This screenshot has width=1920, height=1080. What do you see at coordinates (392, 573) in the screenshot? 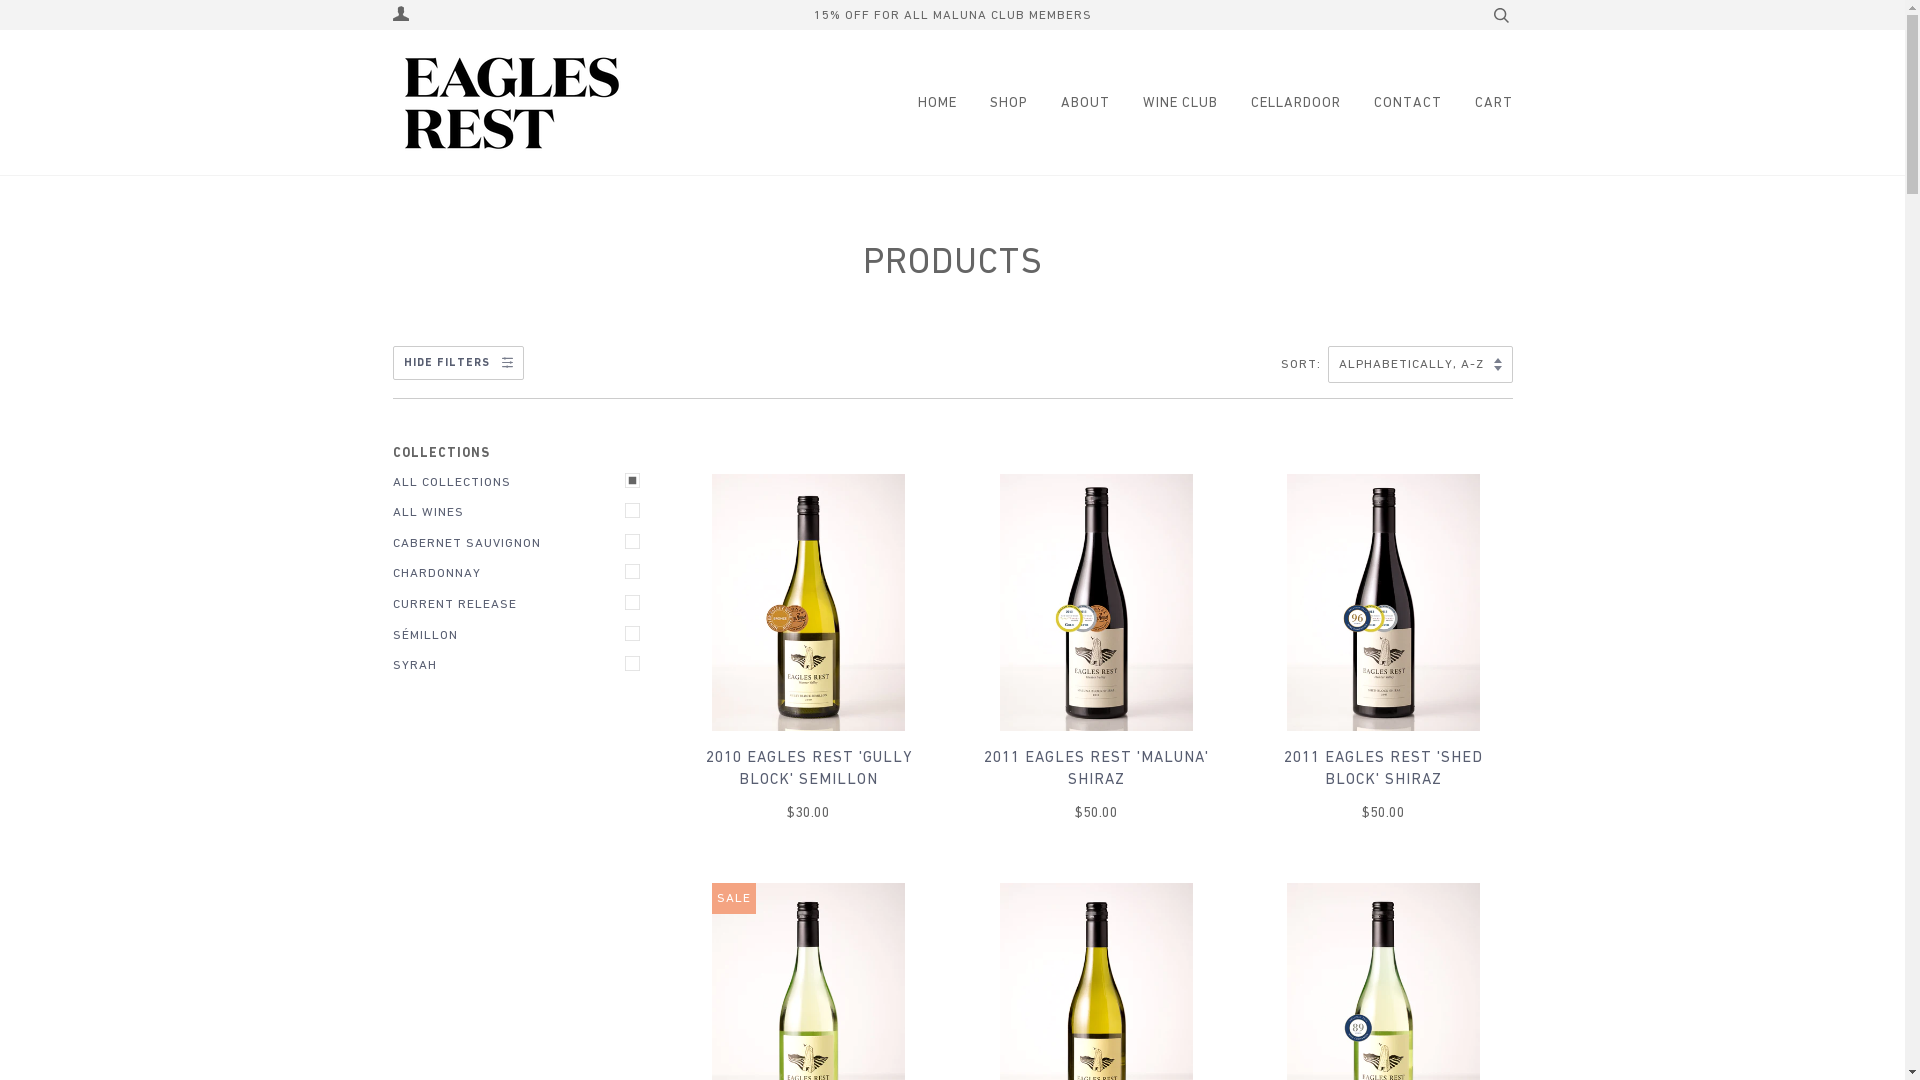
I see `'CHARDONNAY'` at bounding box center [392, 573].